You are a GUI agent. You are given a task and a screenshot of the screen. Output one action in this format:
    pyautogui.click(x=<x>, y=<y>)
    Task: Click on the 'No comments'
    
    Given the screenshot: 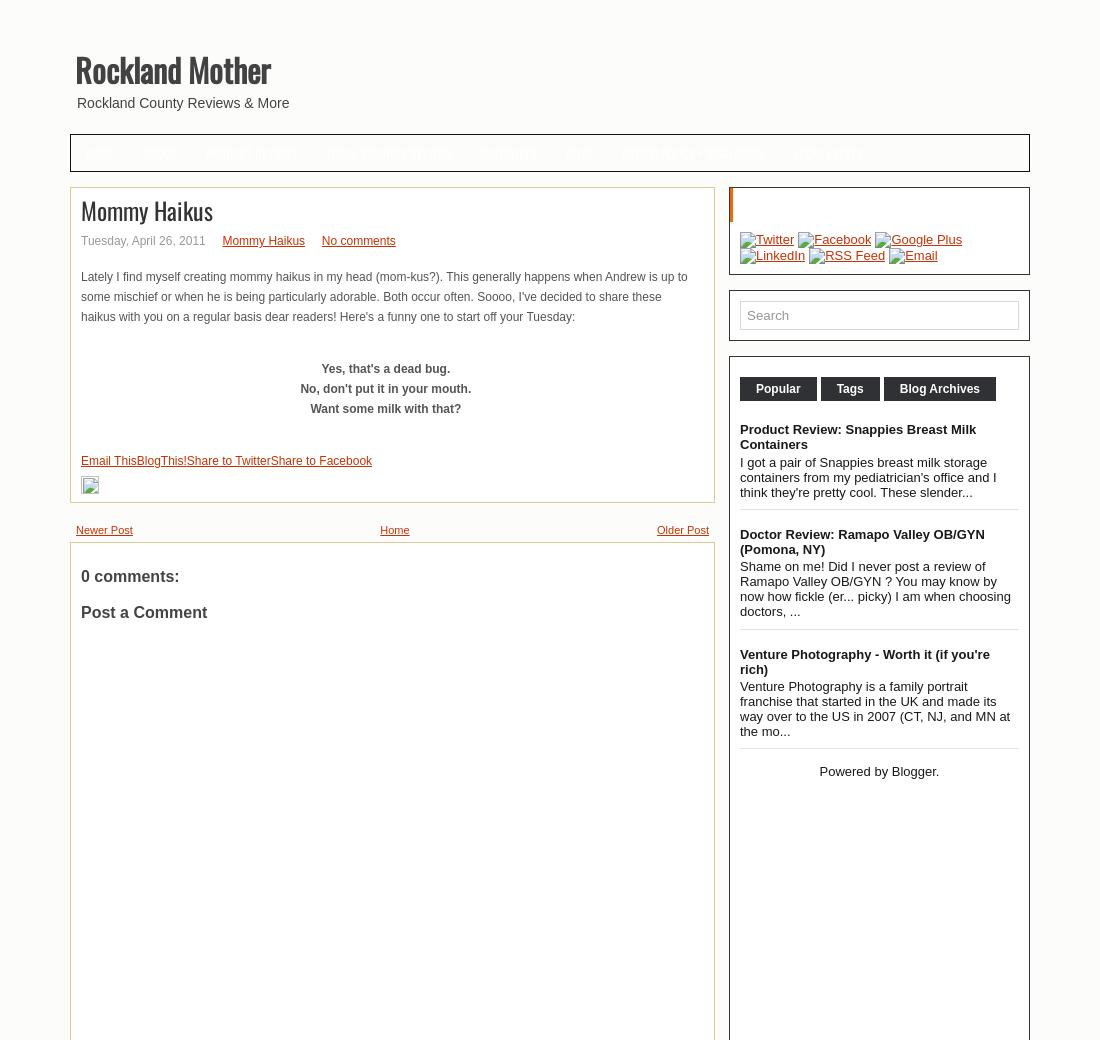 What is the action you would take?
    pyautogui.click(x=358, y=240)
    